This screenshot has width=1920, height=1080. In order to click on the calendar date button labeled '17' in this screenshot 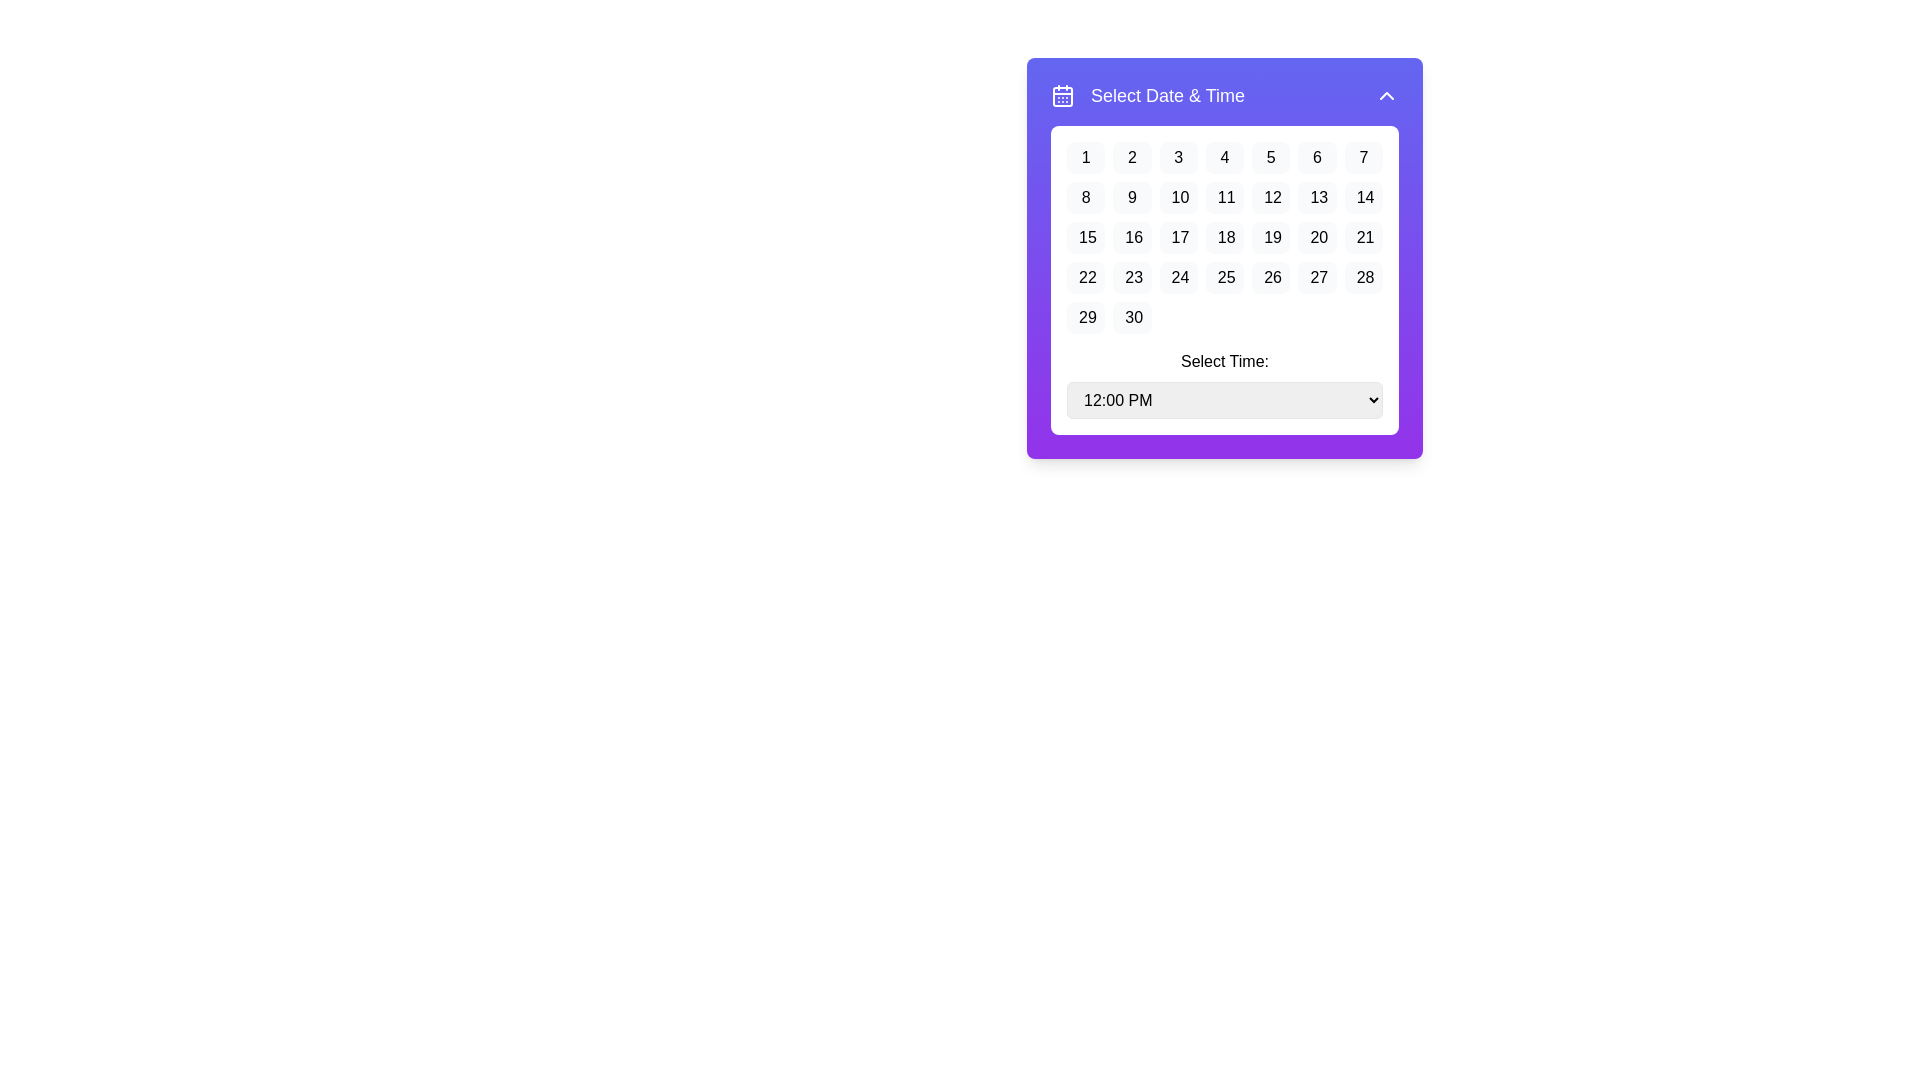, I will do `click(1178, 237)`.